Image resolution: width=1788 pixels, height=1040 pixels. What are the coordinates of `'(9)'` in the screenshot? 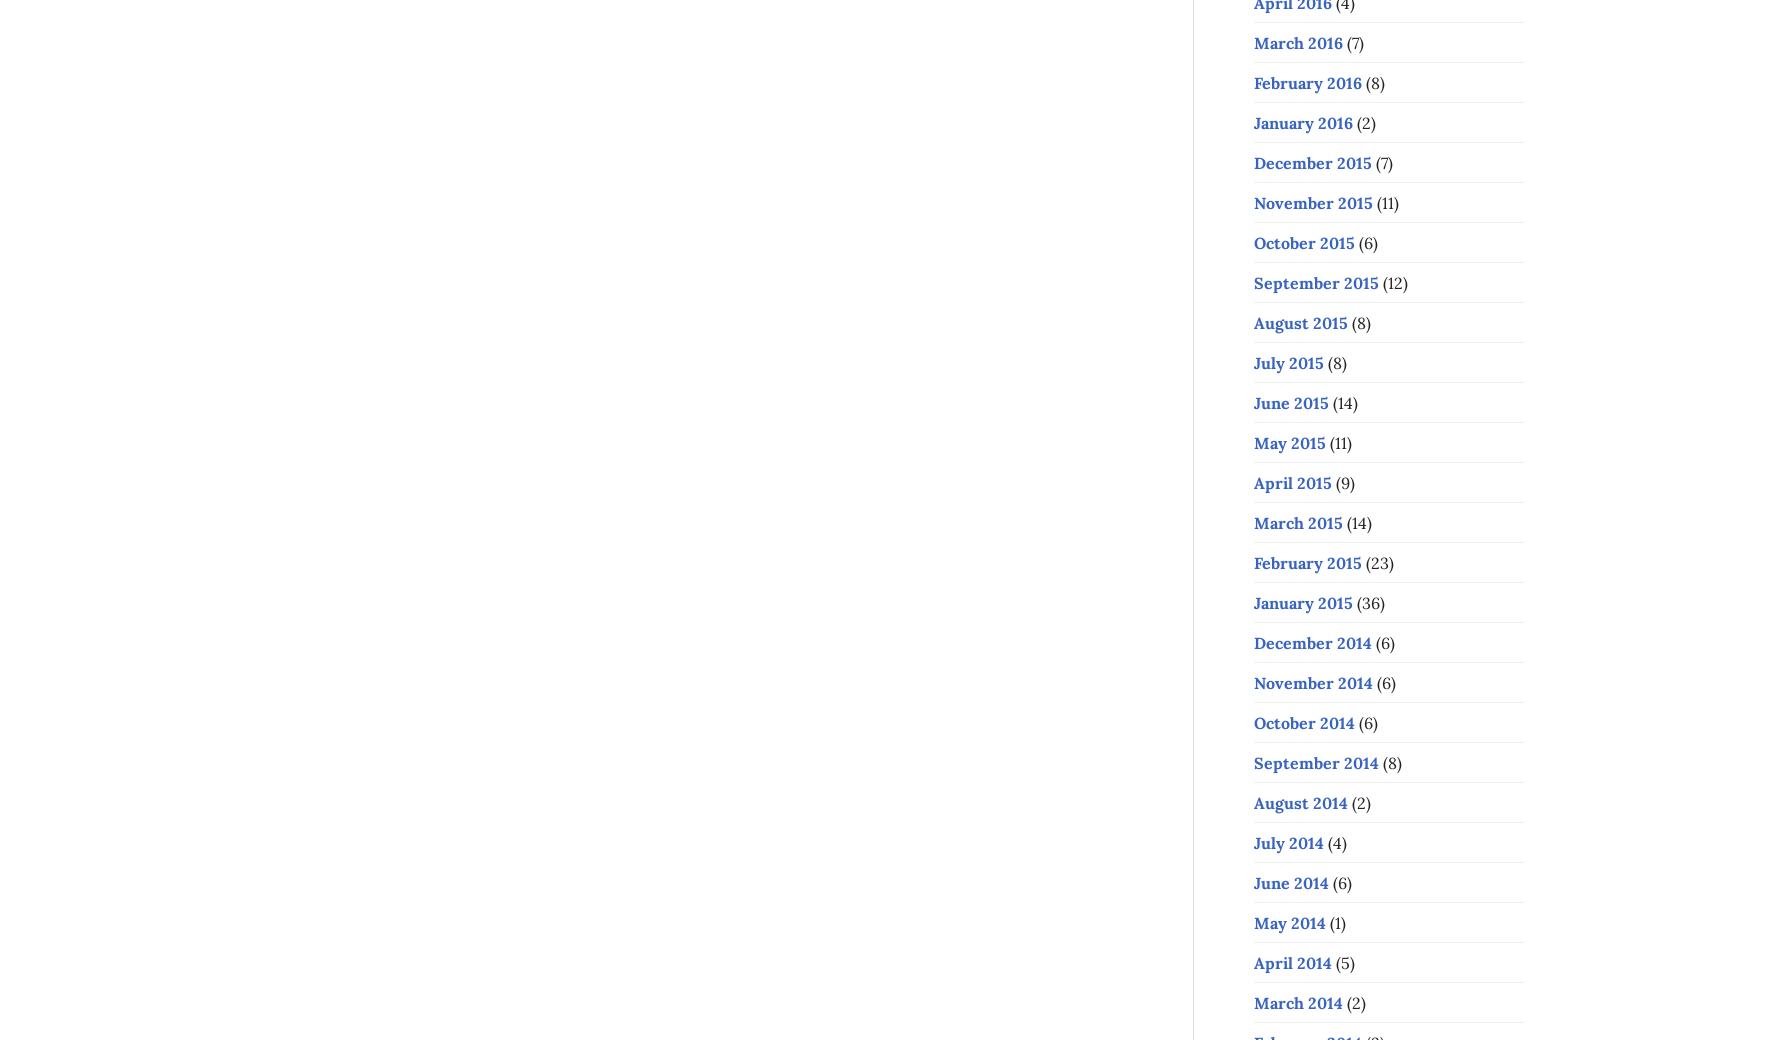 It's located at (1343, 482).